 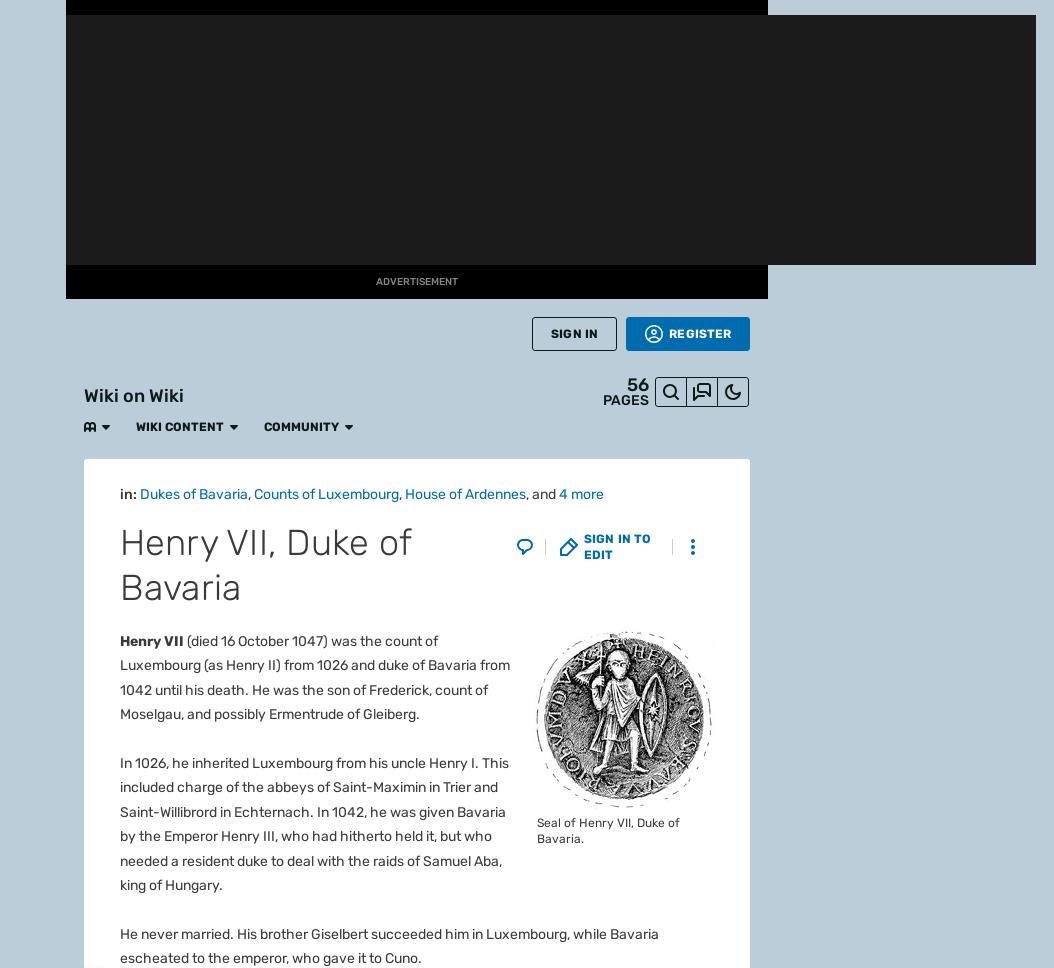 I want to click on 'FANDOM', so click(x=32, y=65).